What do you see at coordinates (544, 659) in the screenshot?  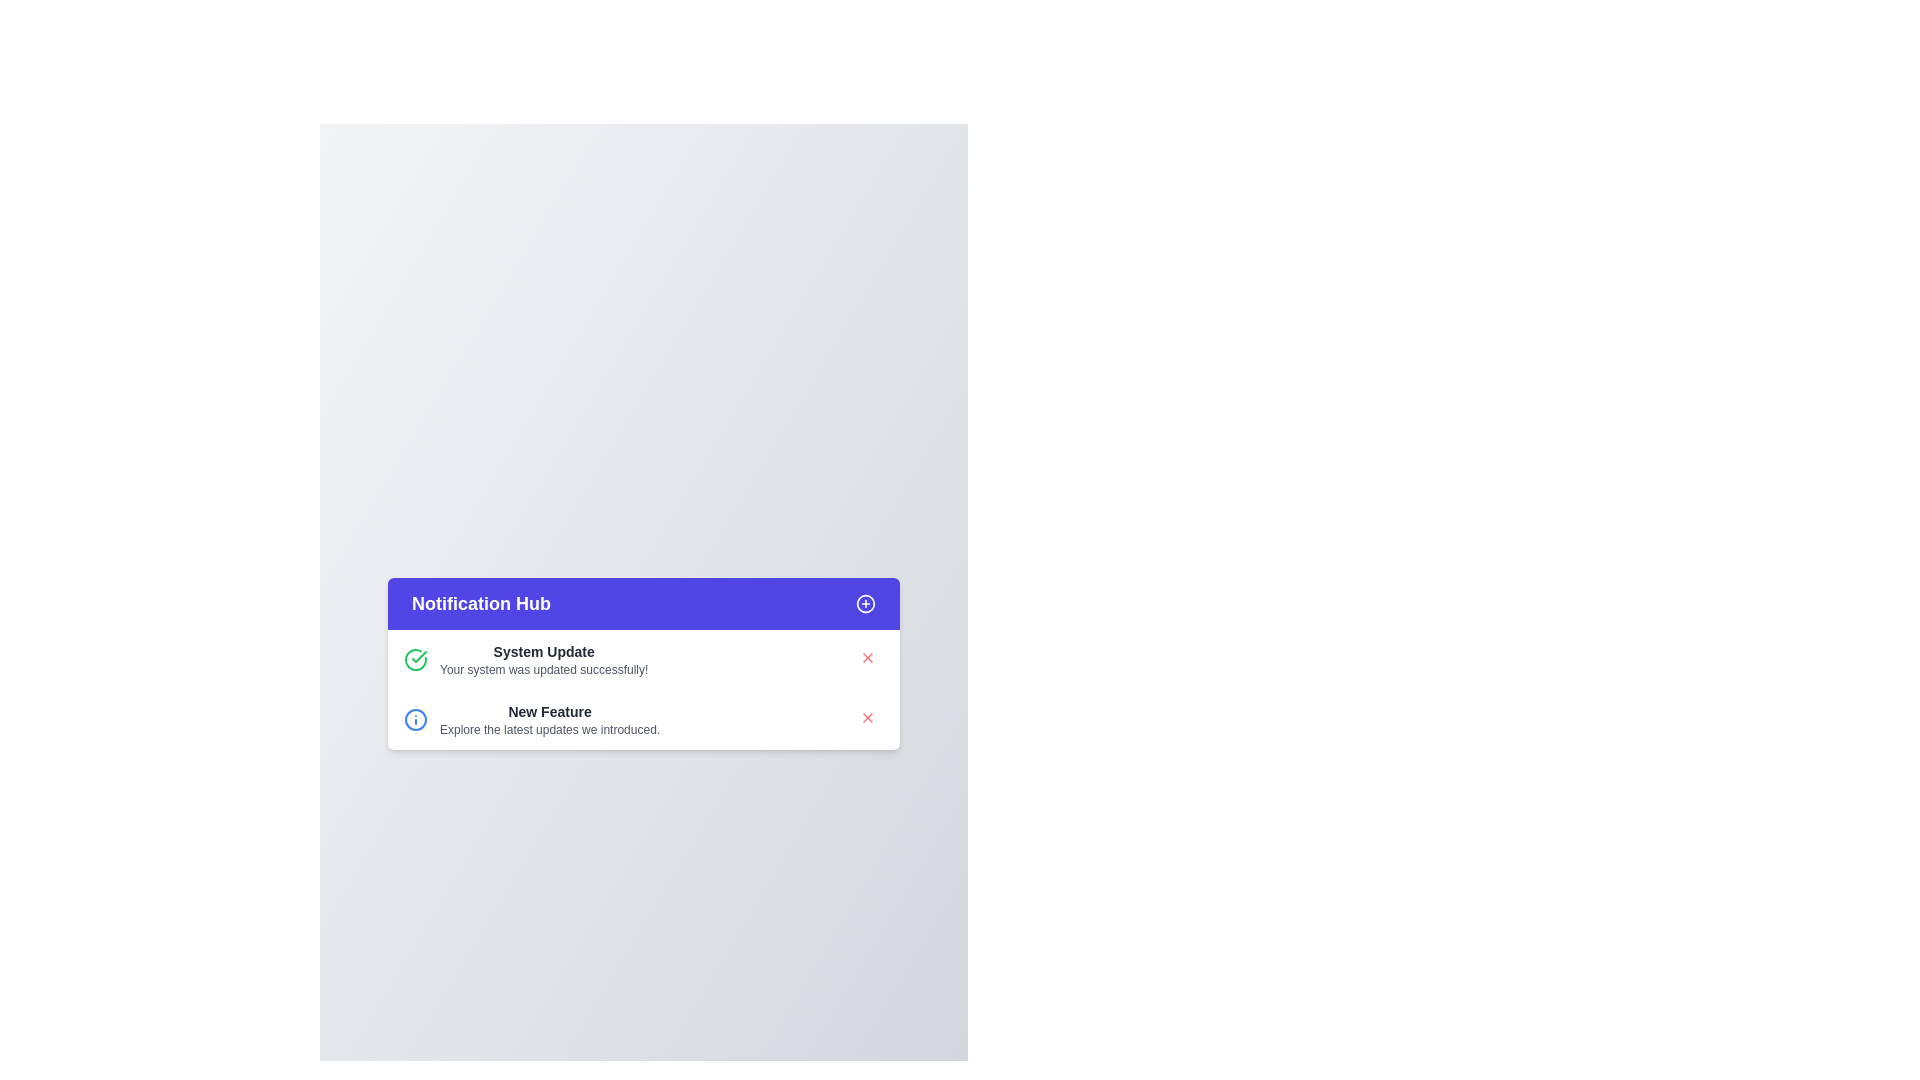 I see `the text element providing informative feedback about the system update status, located under the 'Notification Hub' heading and to the right of the green checkbox icon` at bounding box center [544, 659].